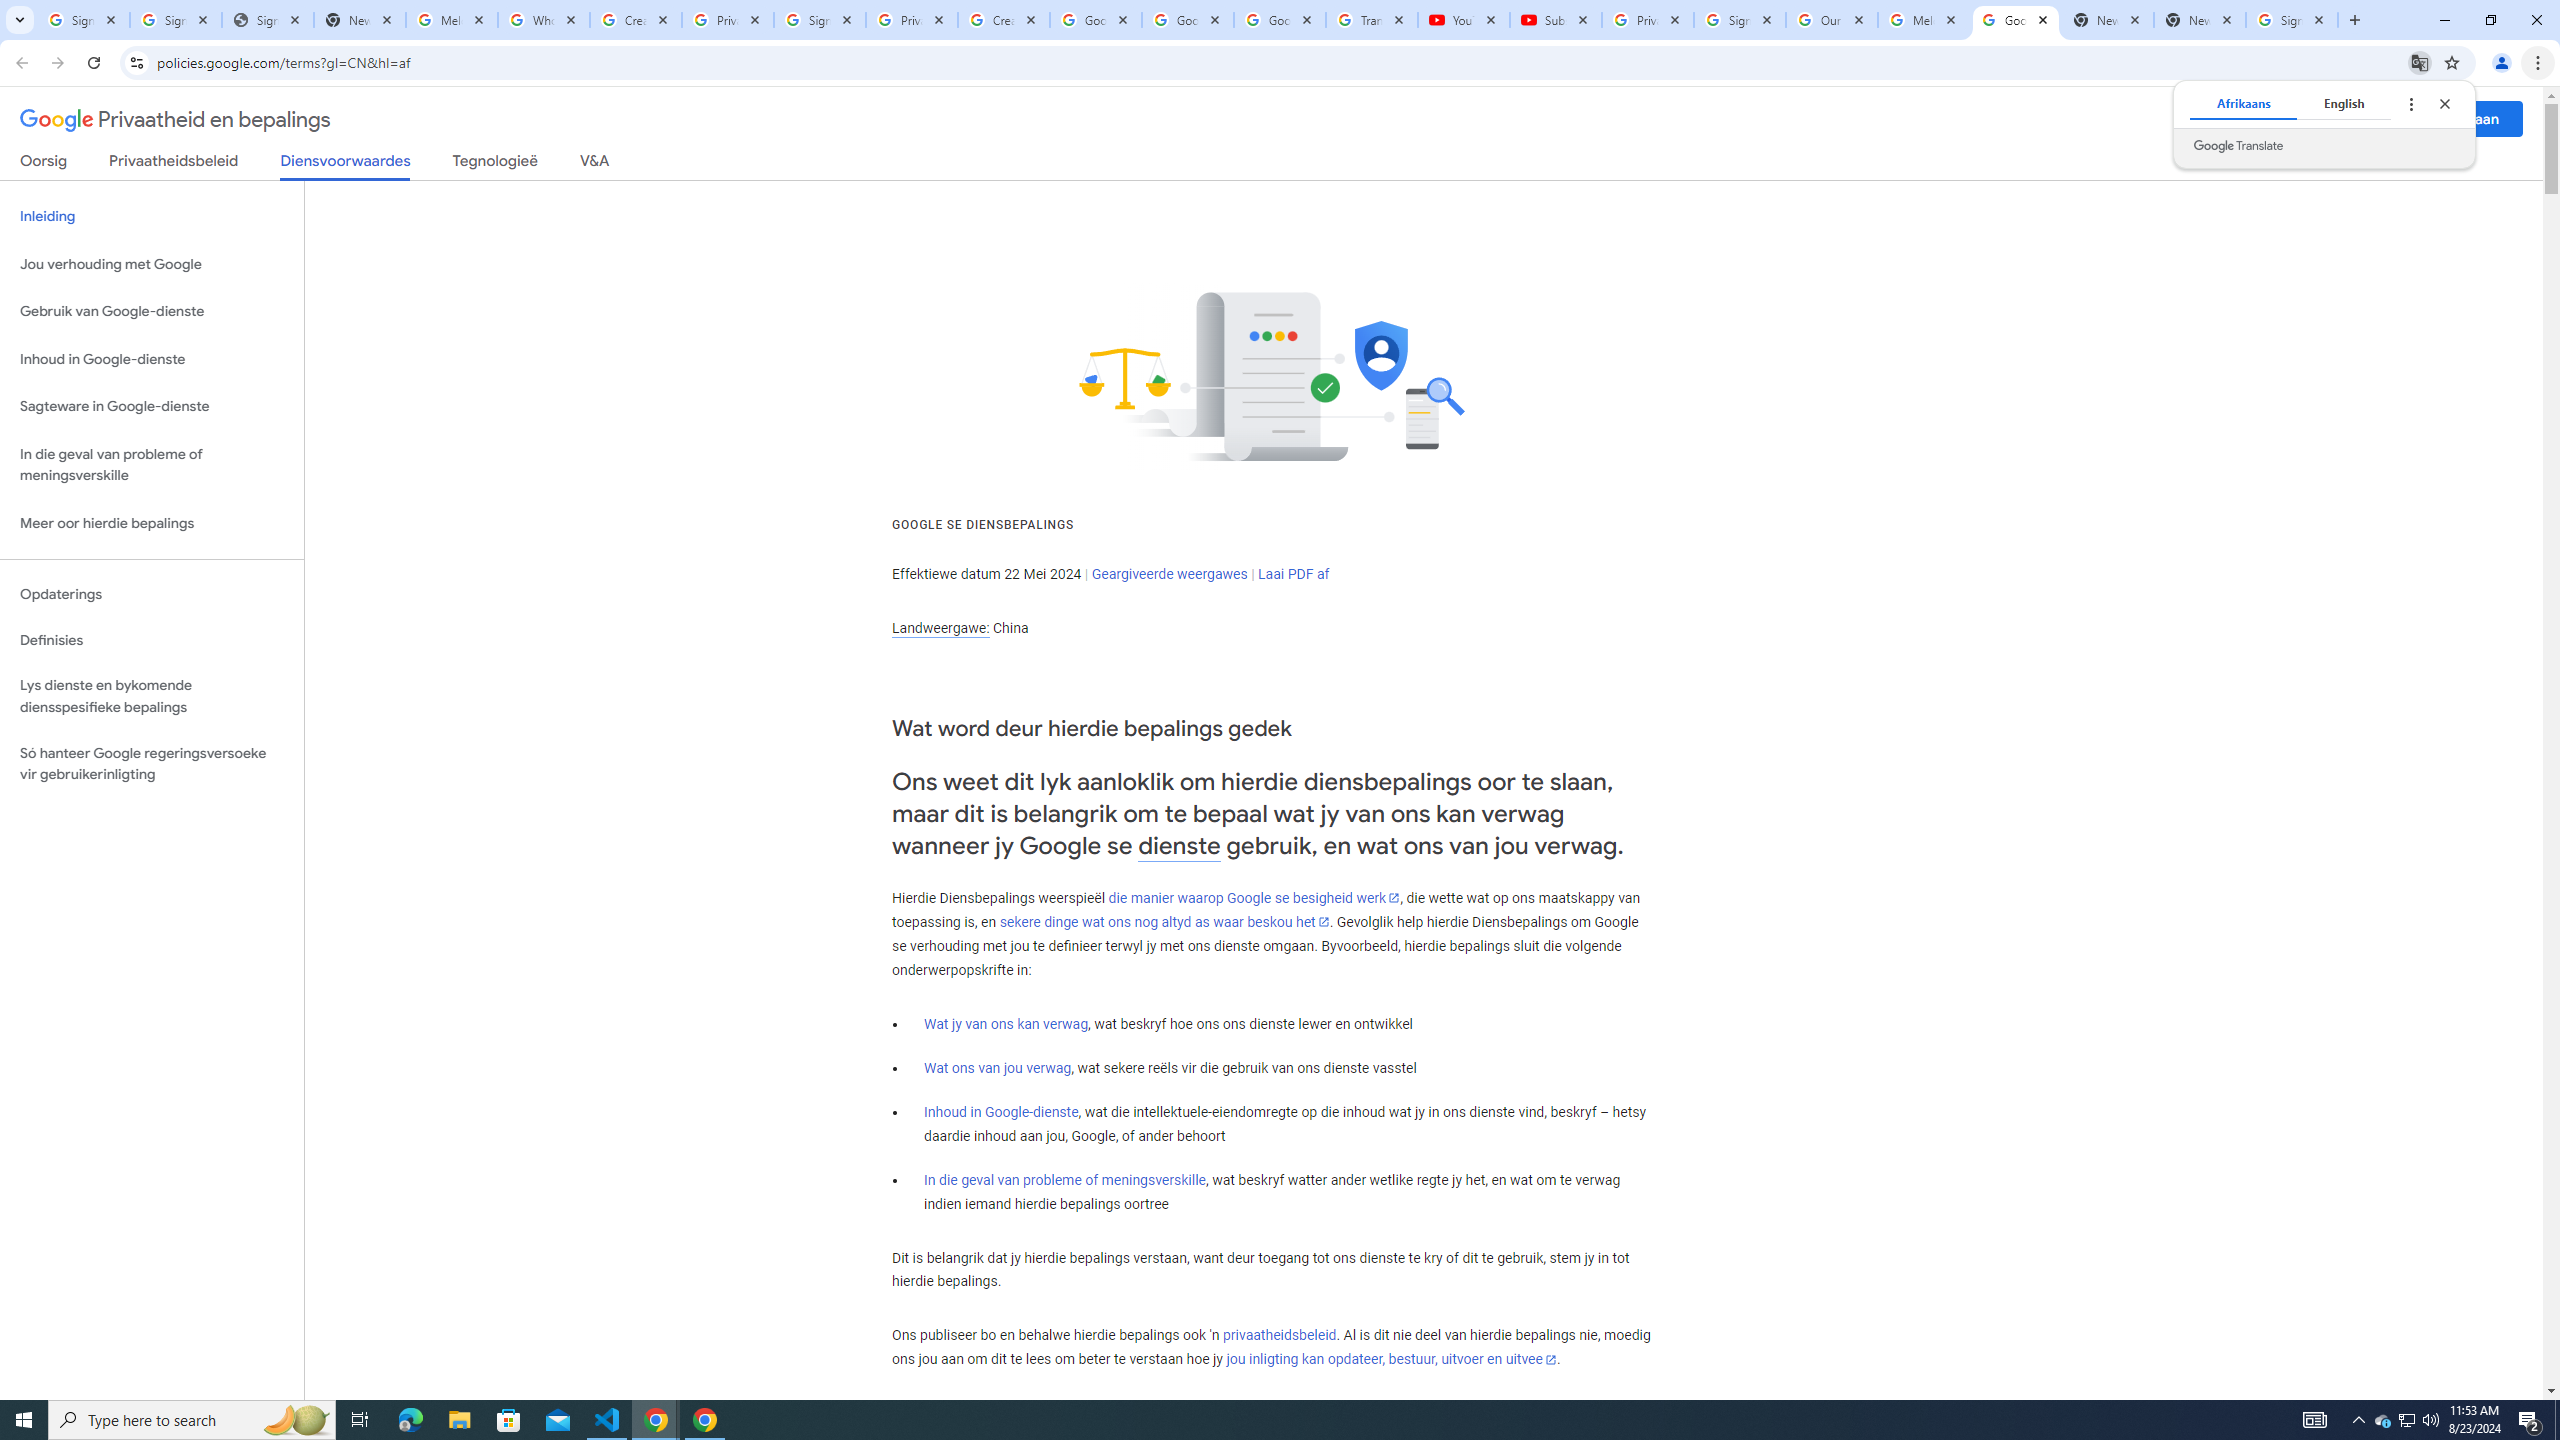  Describe the element at coordinates (151, 215) in the screenshot. I see `'Inleiding'` at that location.